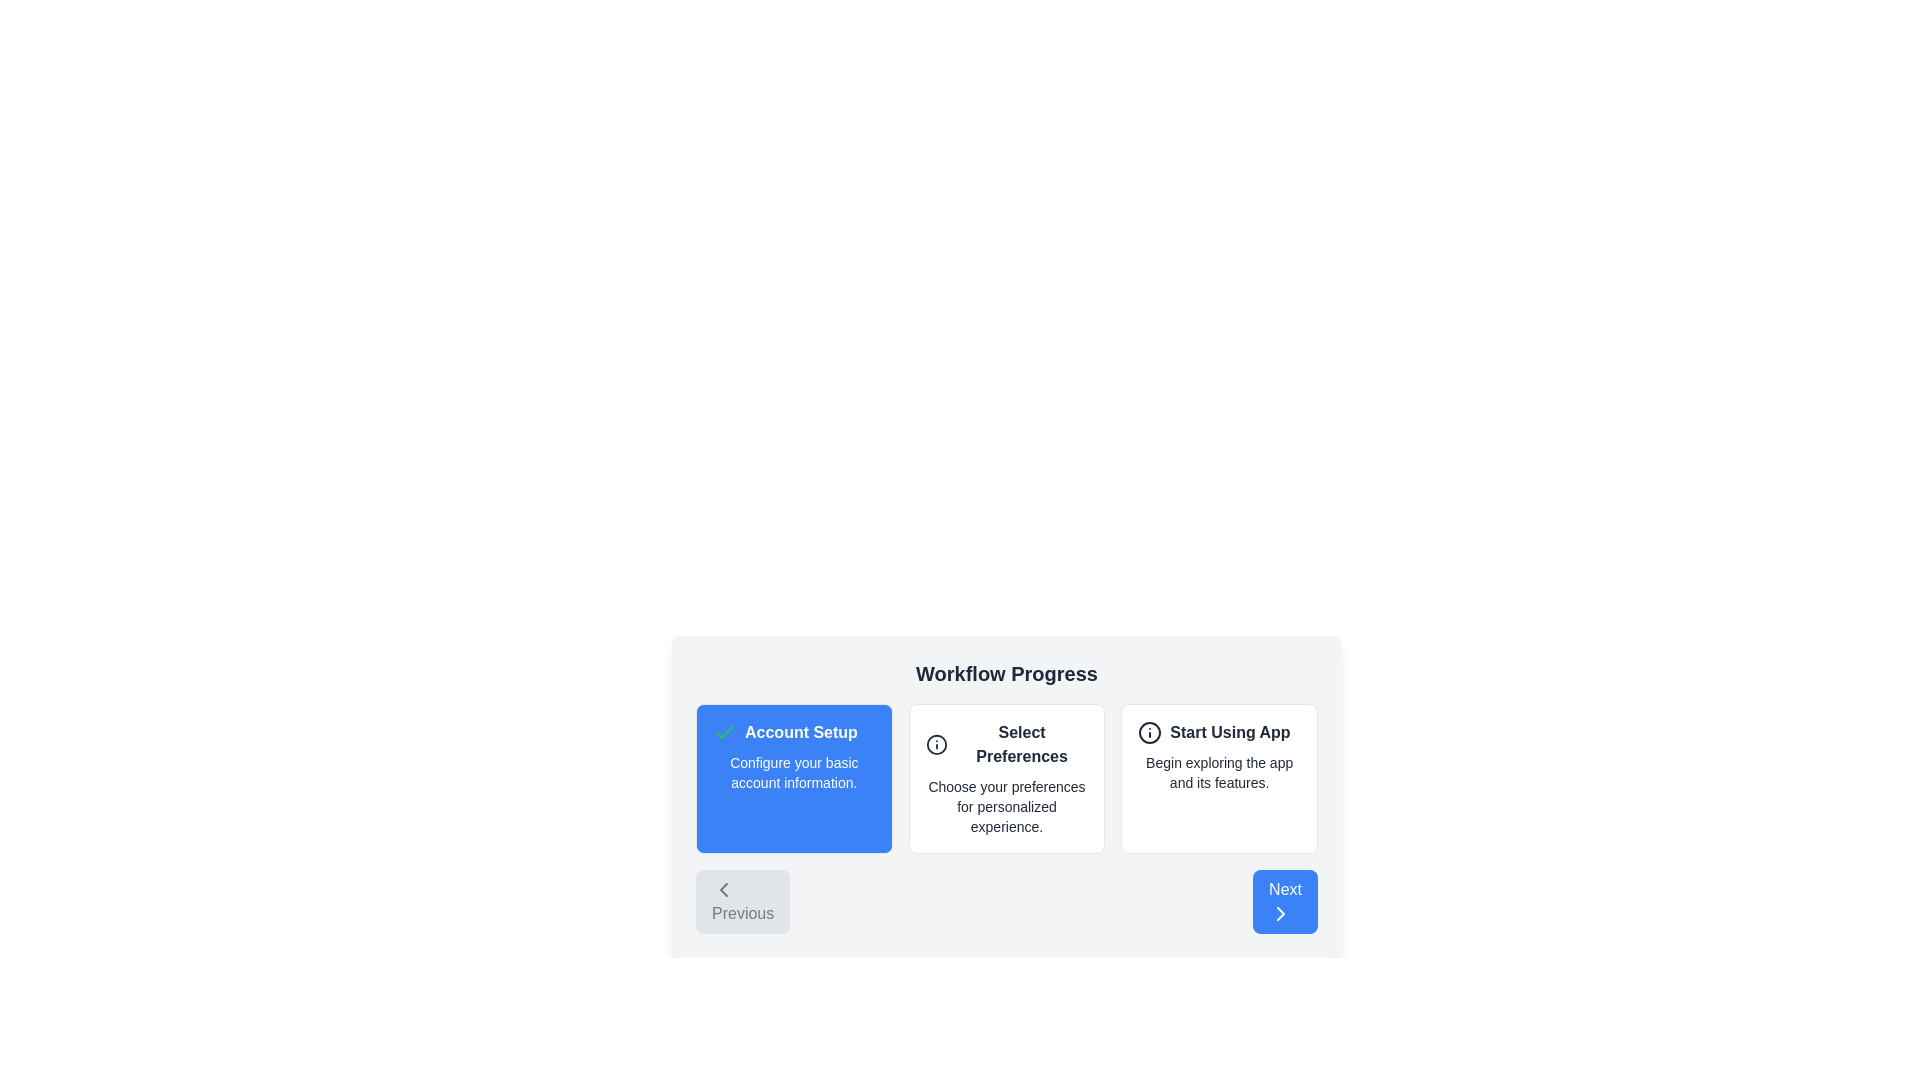 The width and height of the screenshot is (1920, 1080). I want to click on the checkmark icon indicating completion for the 'Account Setup' step located in the top-left quadrant of the blue-highlighted card in the workflow progress interface, so click(723, 732).